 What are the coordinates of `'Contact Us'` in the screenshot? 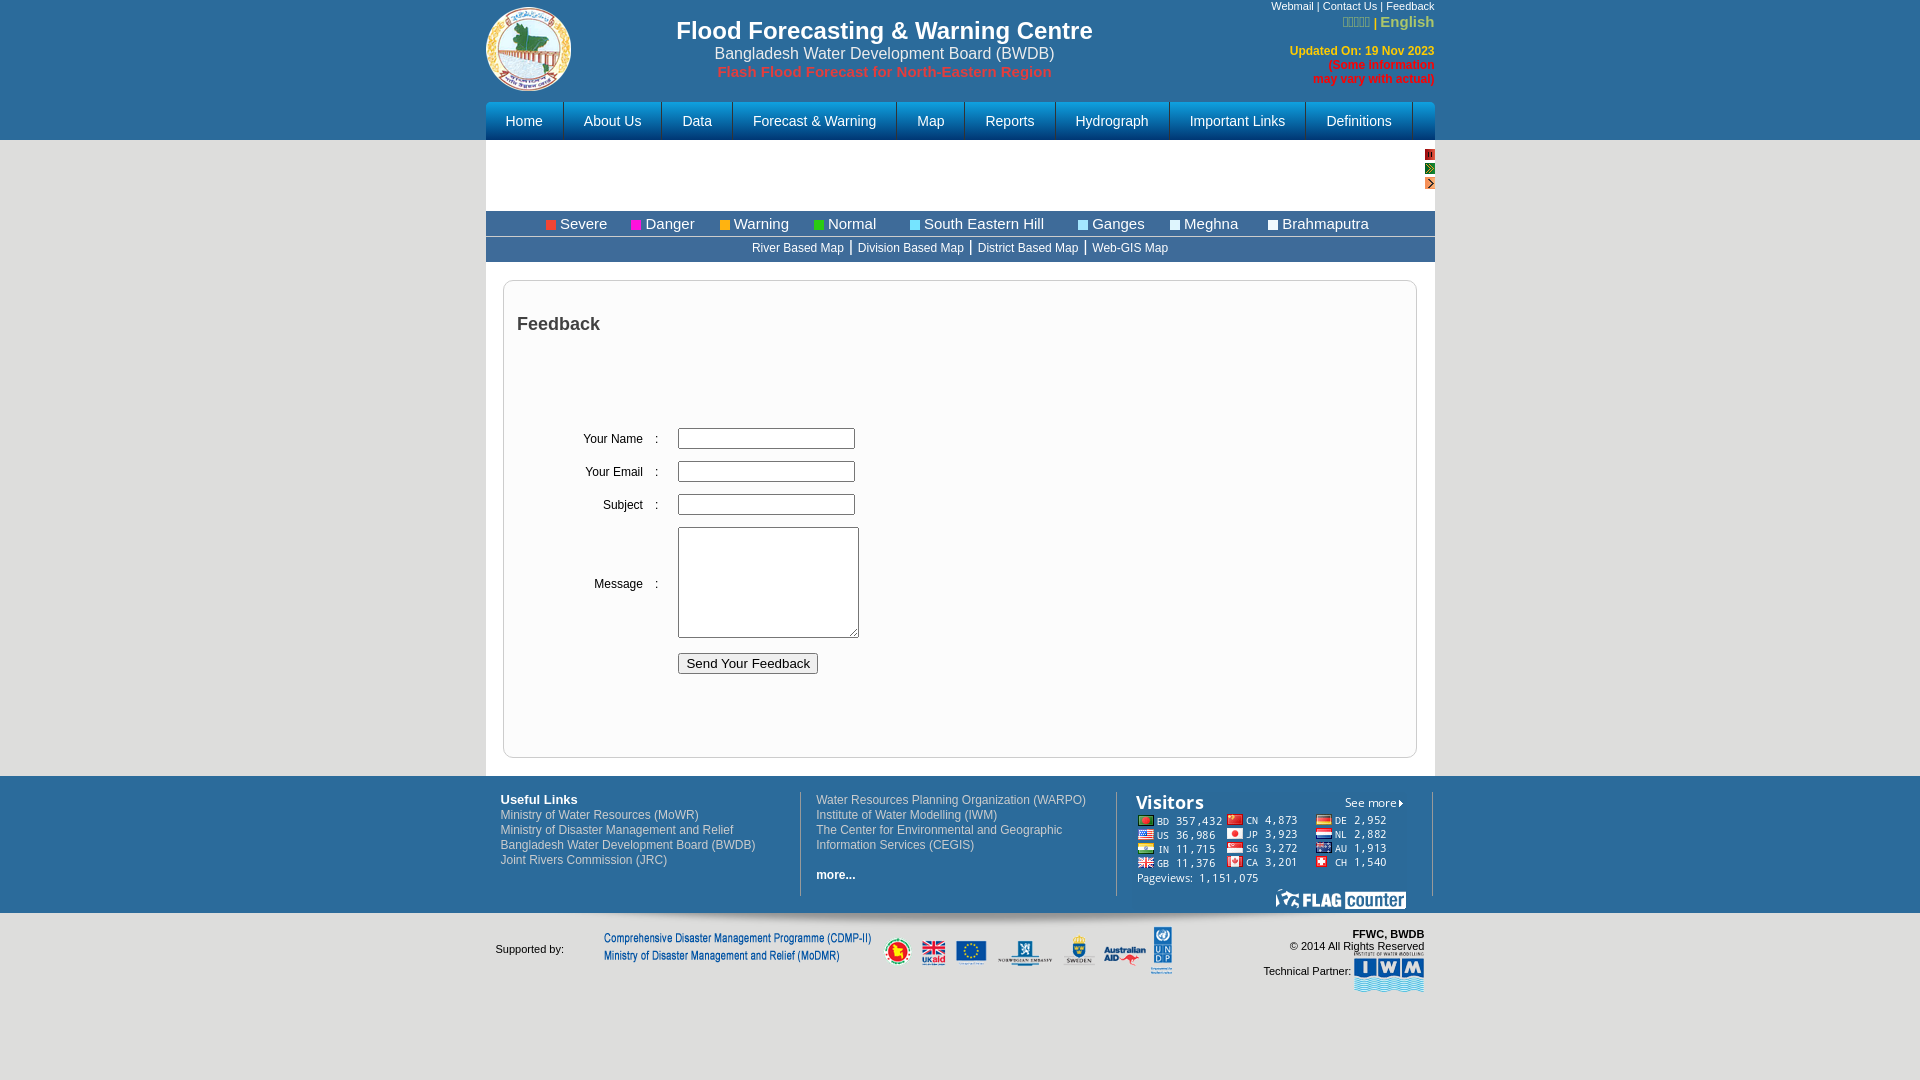 It's located at (1323, 6).